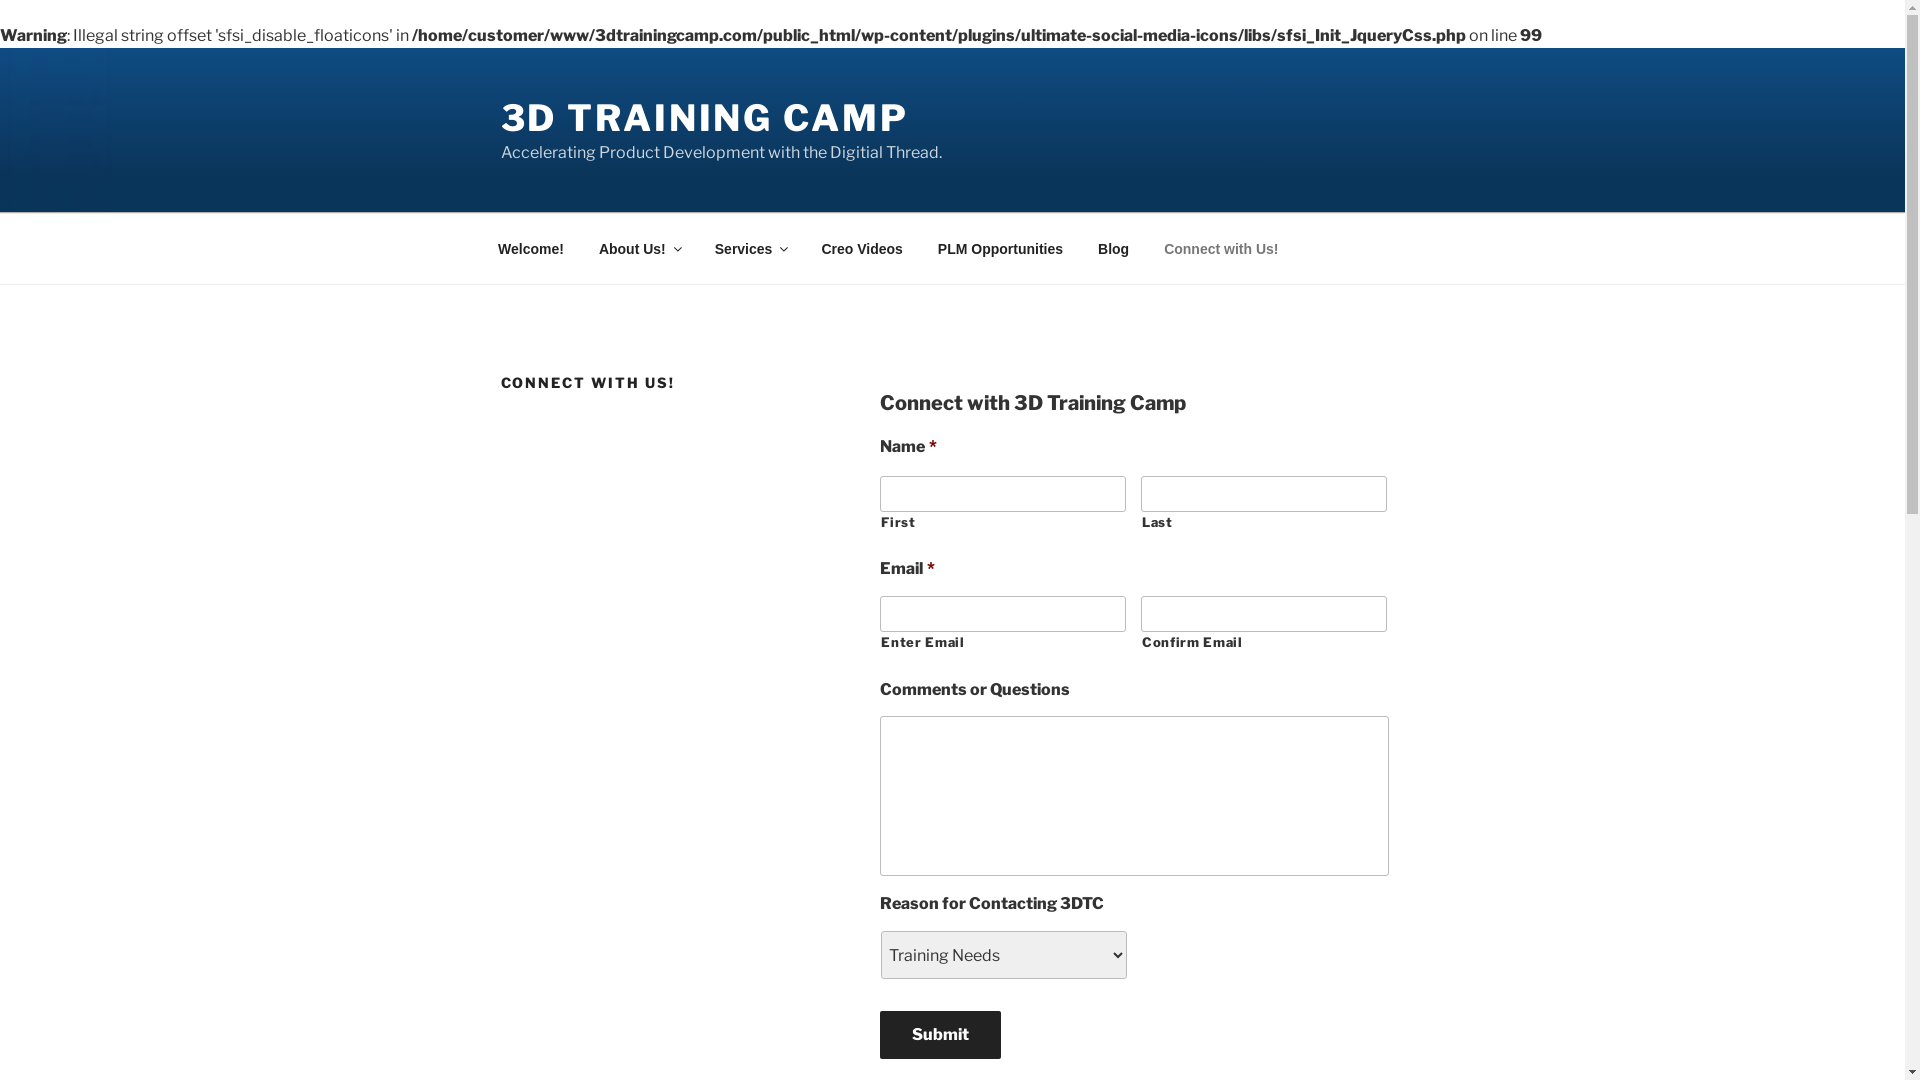  What do you see at coordinates (939, 1034) in the screenshot?
I see `'Submit'` at bounding box center [939, 1034].